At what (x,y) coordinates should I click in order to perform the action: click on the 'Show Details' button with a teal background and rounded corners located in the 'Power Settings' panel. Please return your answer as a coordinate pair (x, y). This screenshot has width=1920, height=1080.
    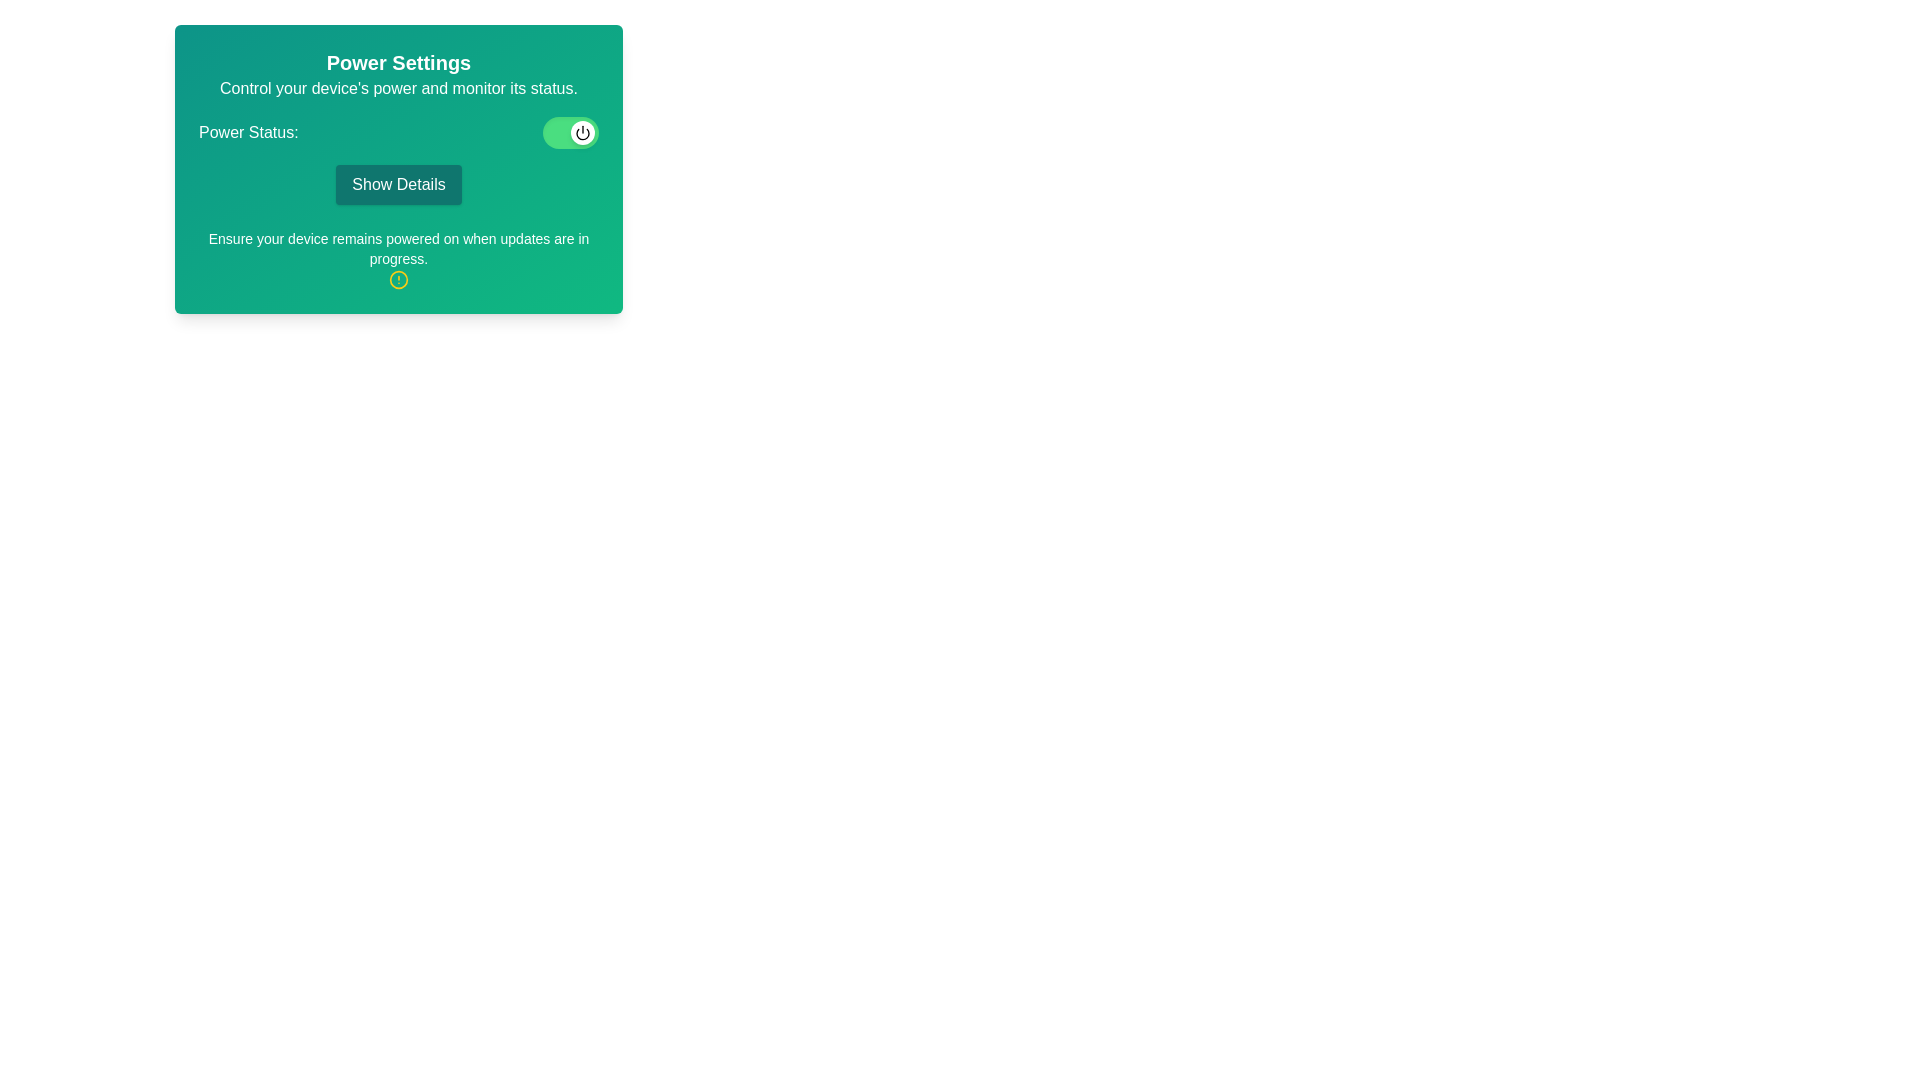
    Looking at the image, I should click on (398, 185).